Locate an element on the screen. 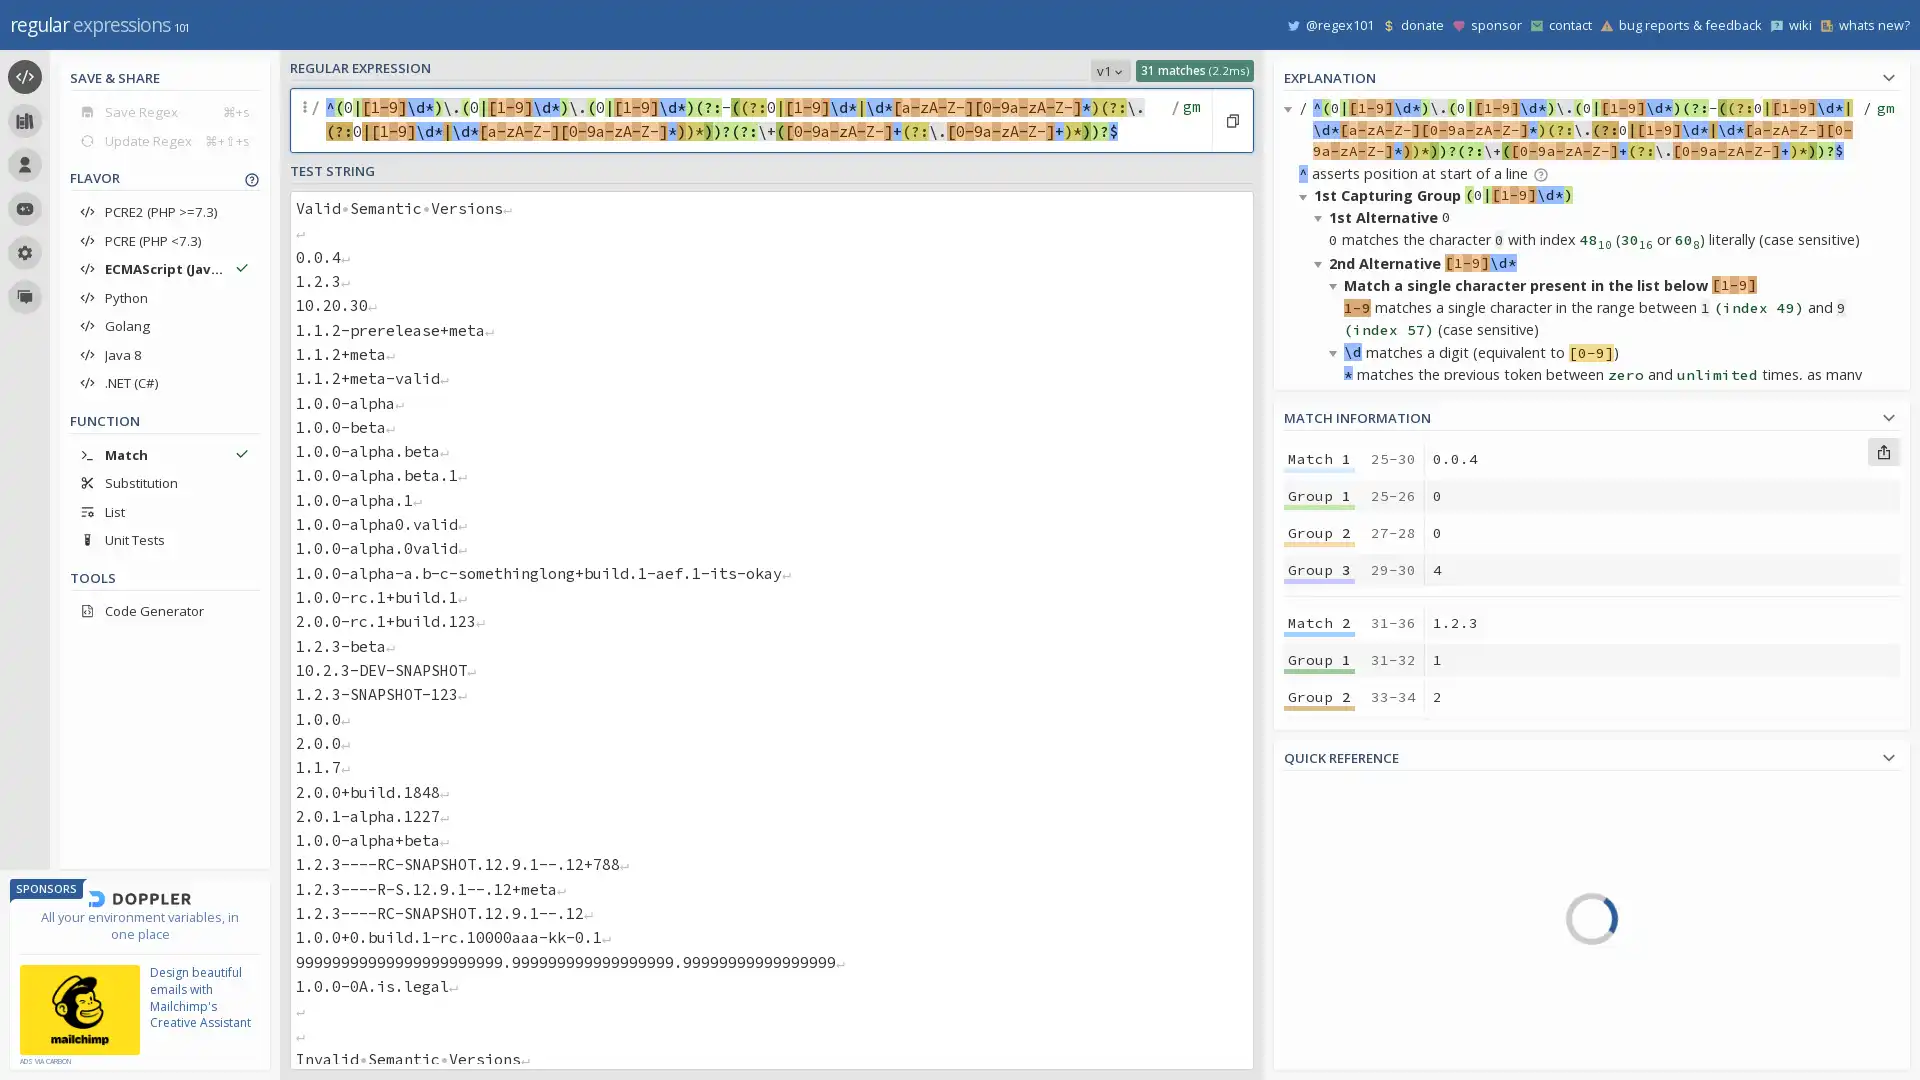  Any single character . is located at coordinates (1691, 934).